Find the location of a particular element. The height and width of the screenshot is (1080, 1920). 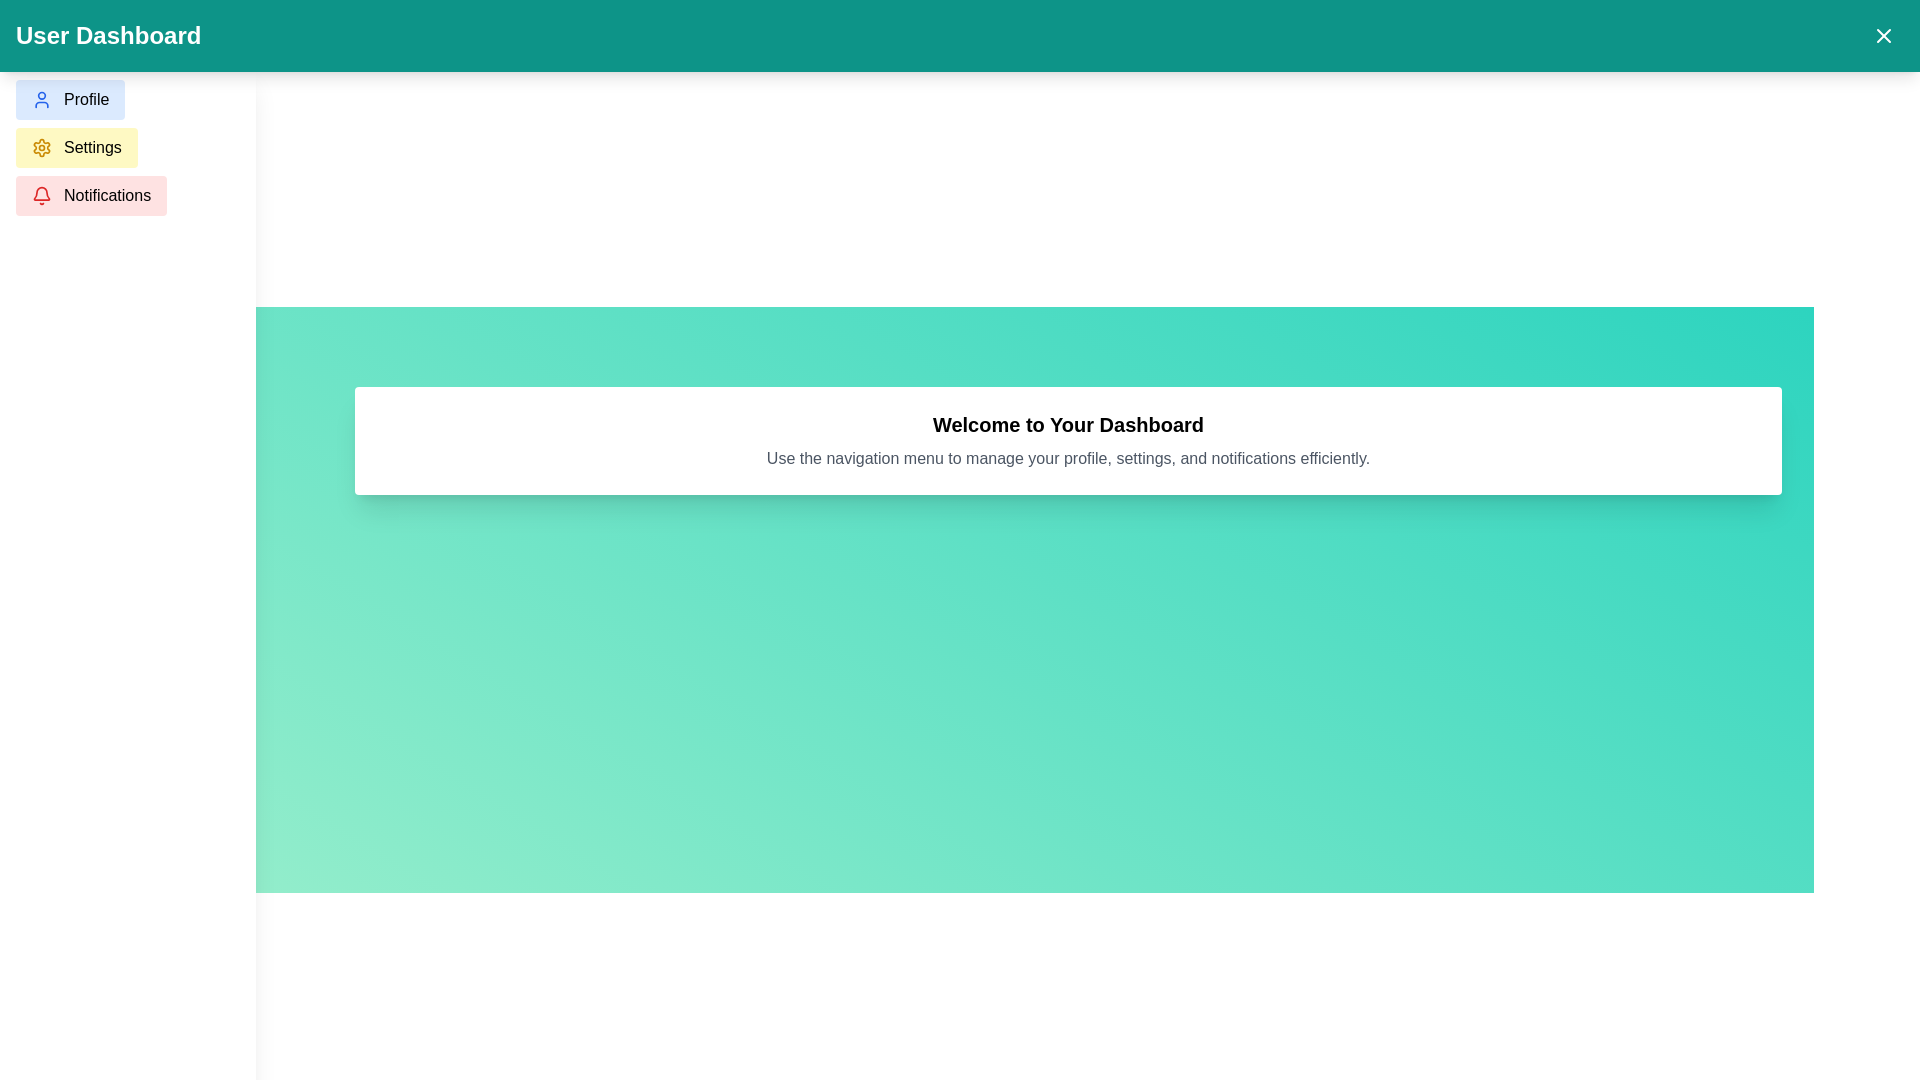

the close button located in the top-right corner of the interface is located at coordinates (1882, 35).